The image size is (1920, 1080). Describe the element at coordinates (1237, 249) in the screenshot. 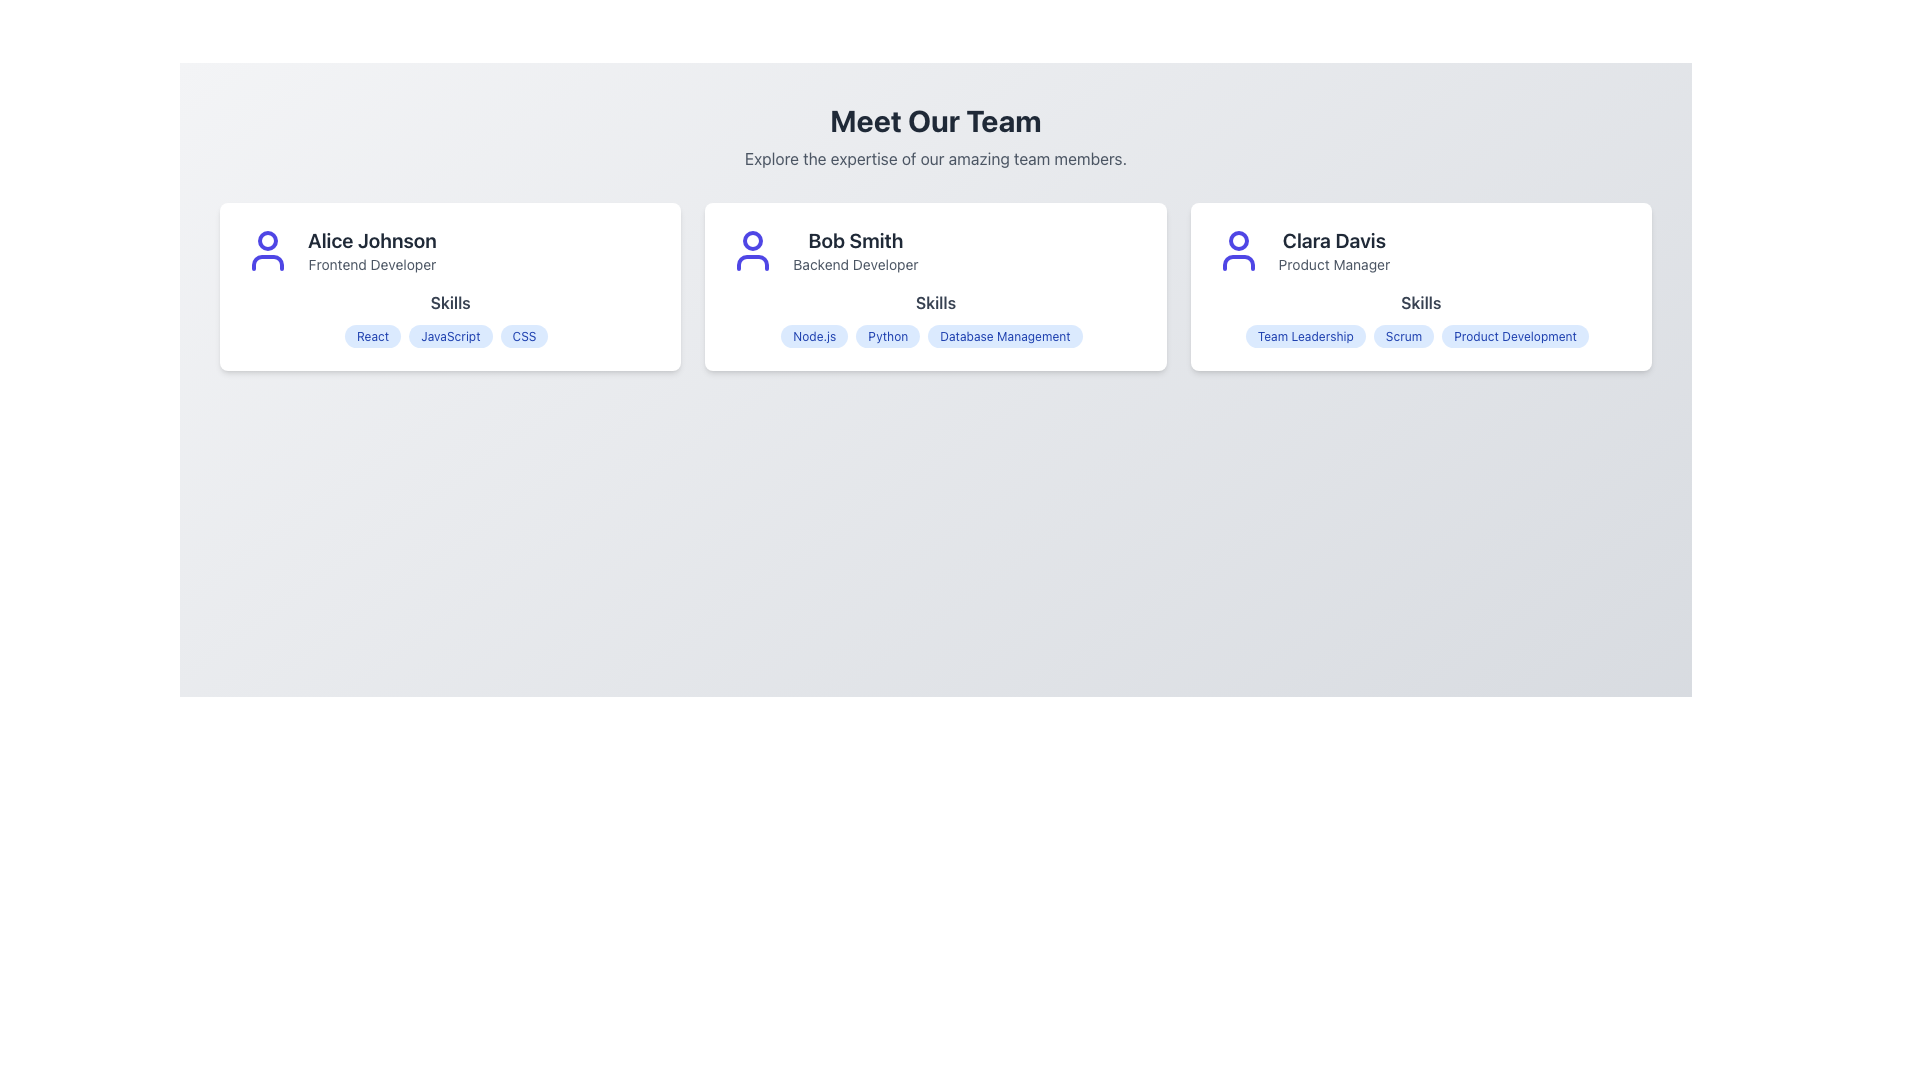

I see `the user icon representing Clara Davis, located at the top-left corner of the rightmost card in a row of three cards` at that location.